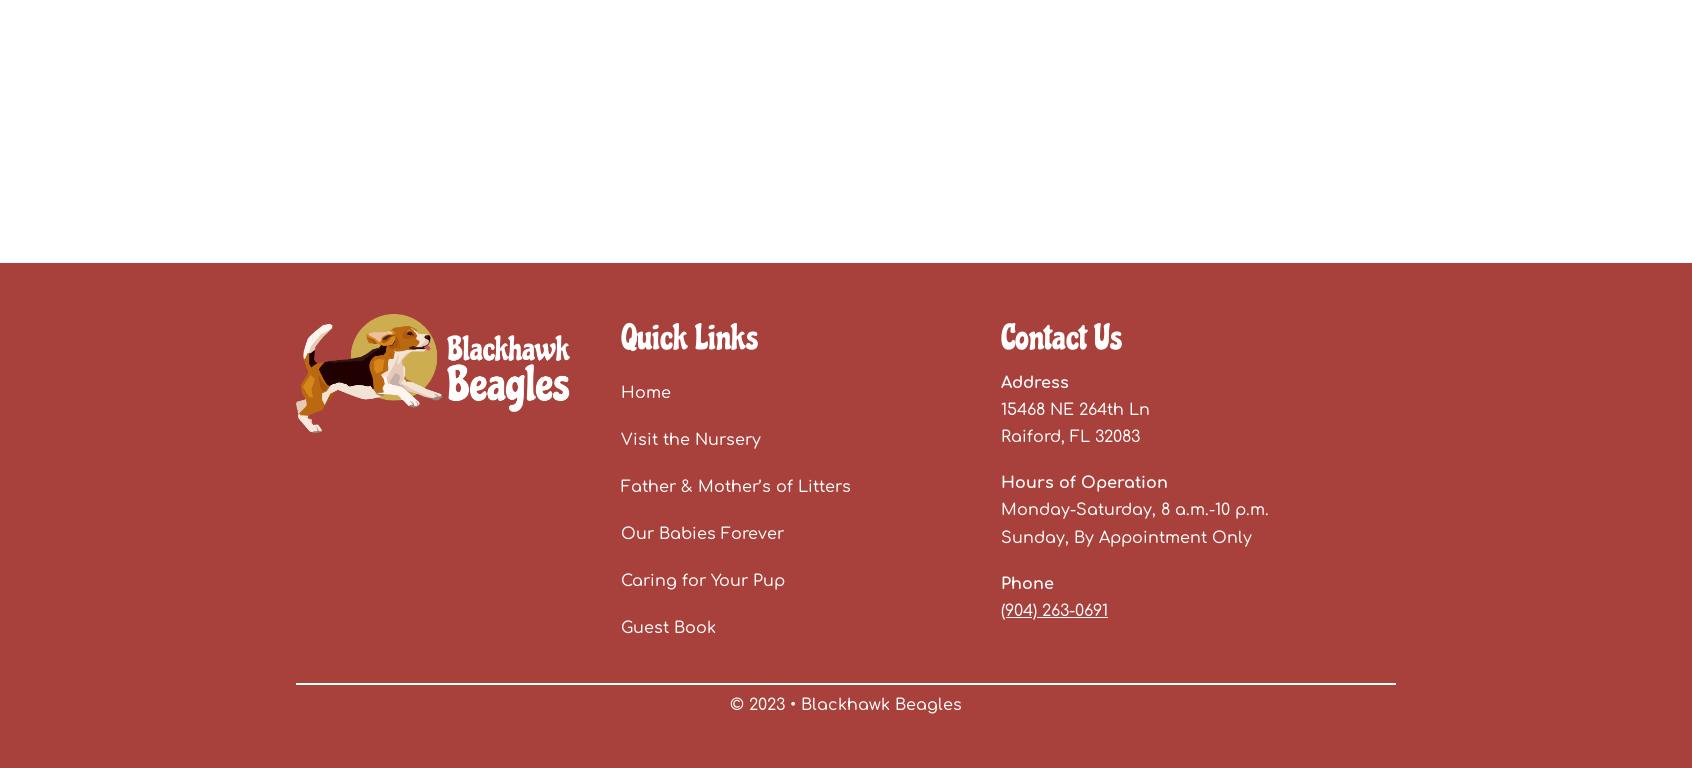 This screenshot has height=768, width=1692. Describe the element at coordinates (1075, 408) in the screenshot. I see `'15468 NE 264th Ln'` at that location.